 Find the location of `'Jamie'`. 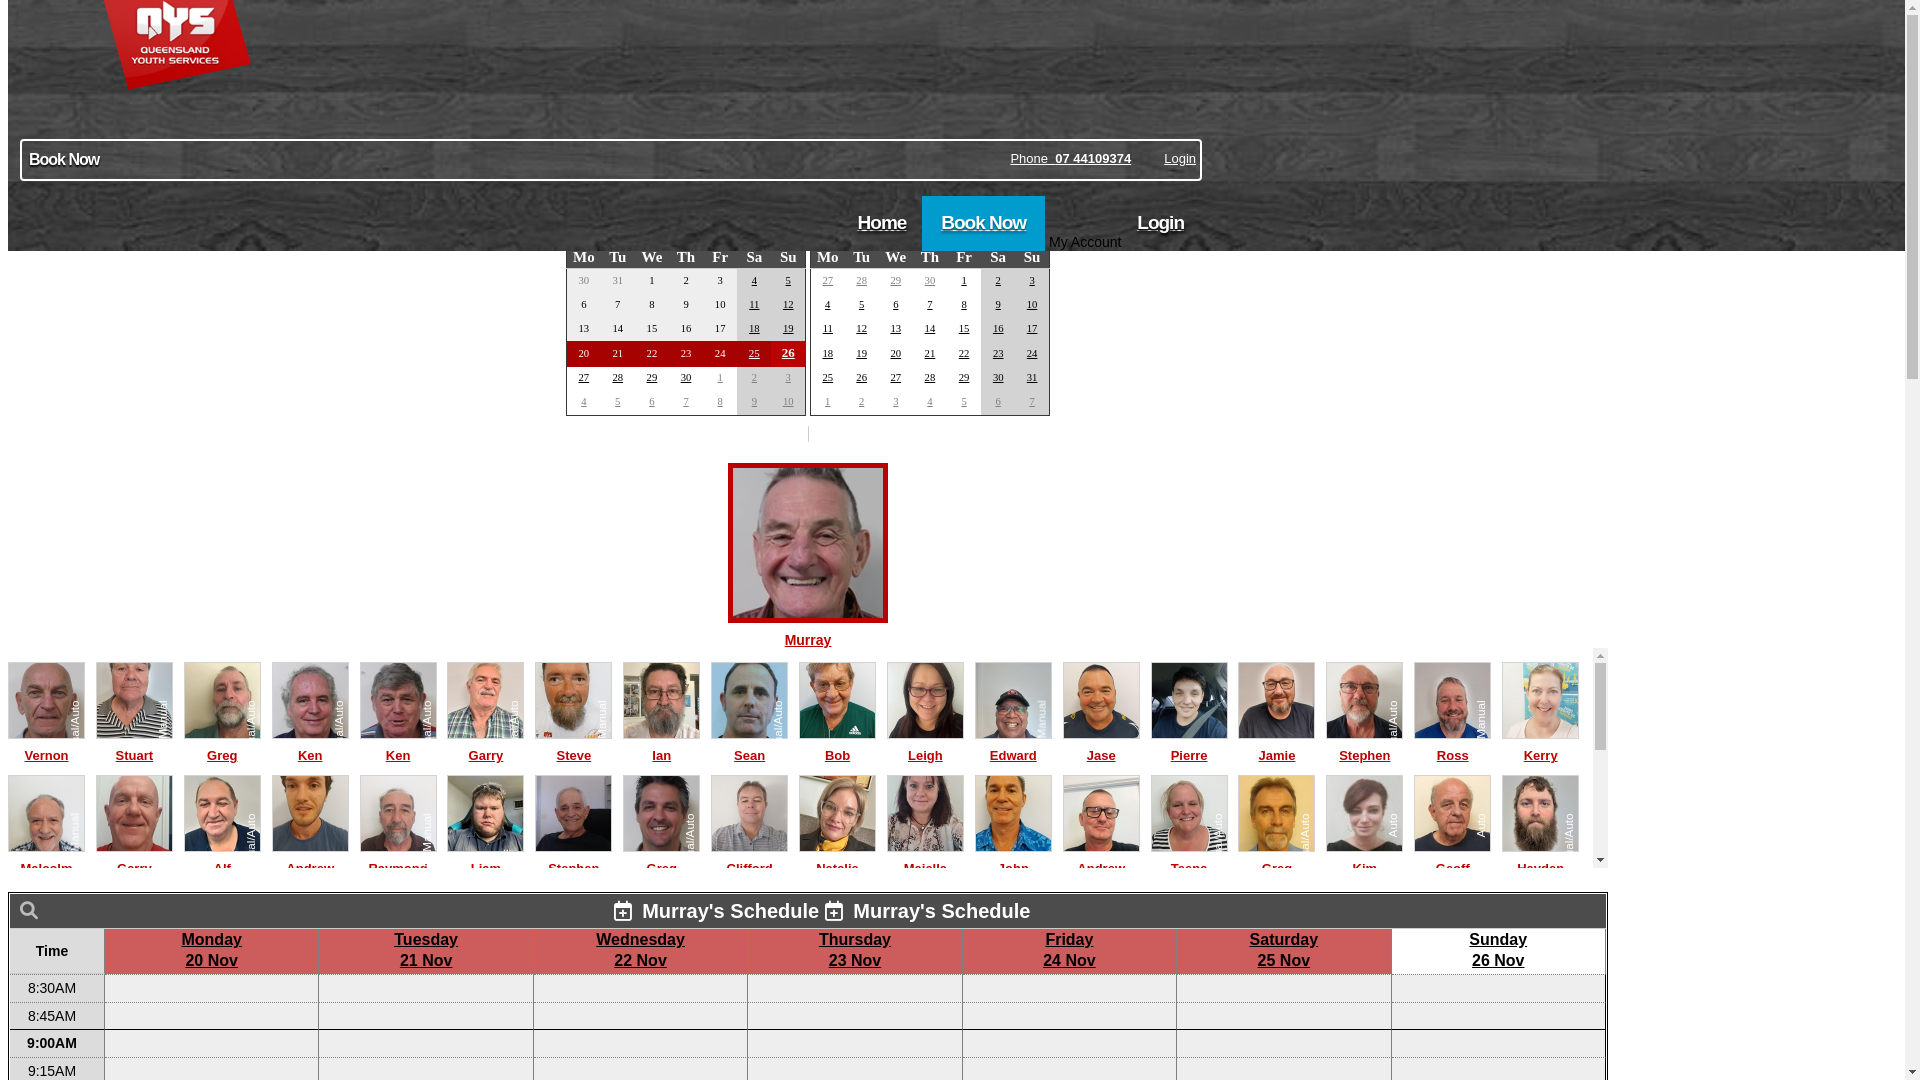

'Jamie' is located at coordinates (1275, 745).